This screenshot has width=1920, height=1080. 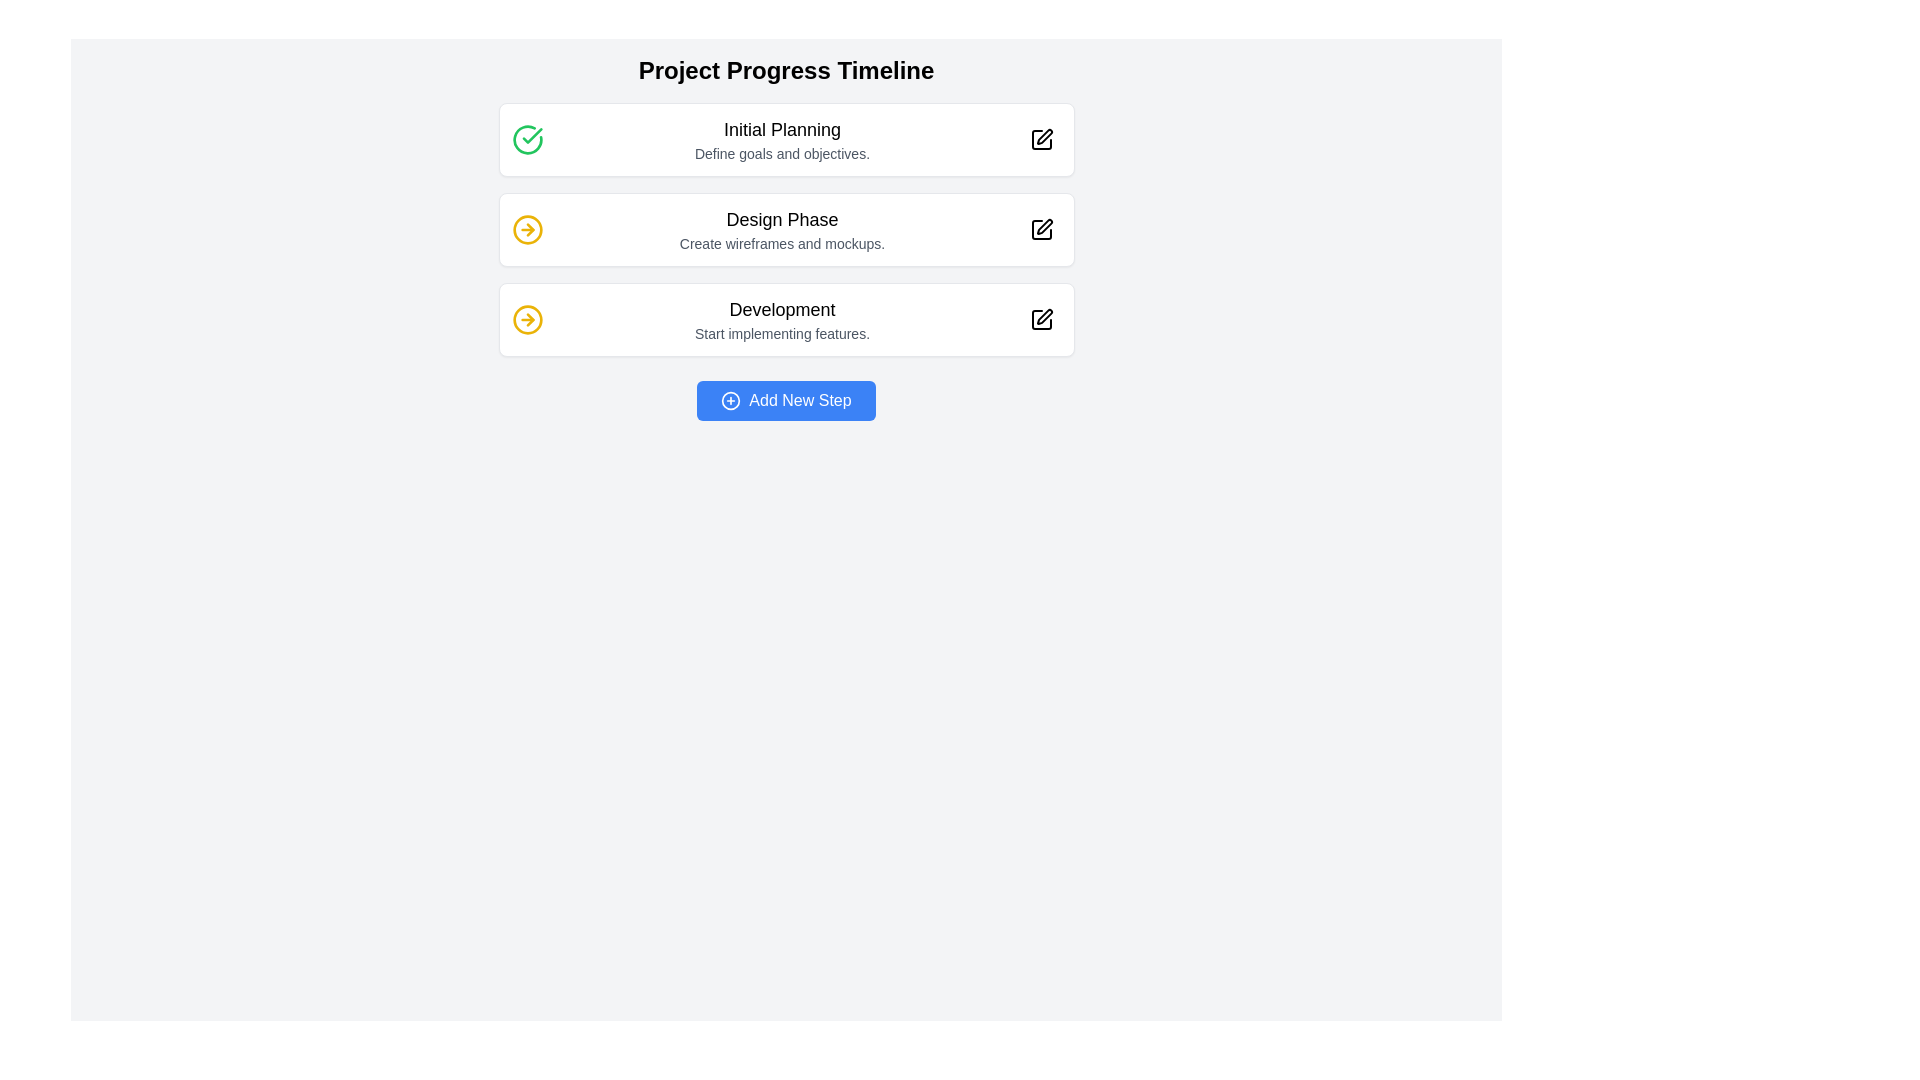 I want to click on the static textual content that serves as a title and description for a specific task in the project workflow, located in the first box below the header 'Project Progress Timeline', so click(x=781, y=138).